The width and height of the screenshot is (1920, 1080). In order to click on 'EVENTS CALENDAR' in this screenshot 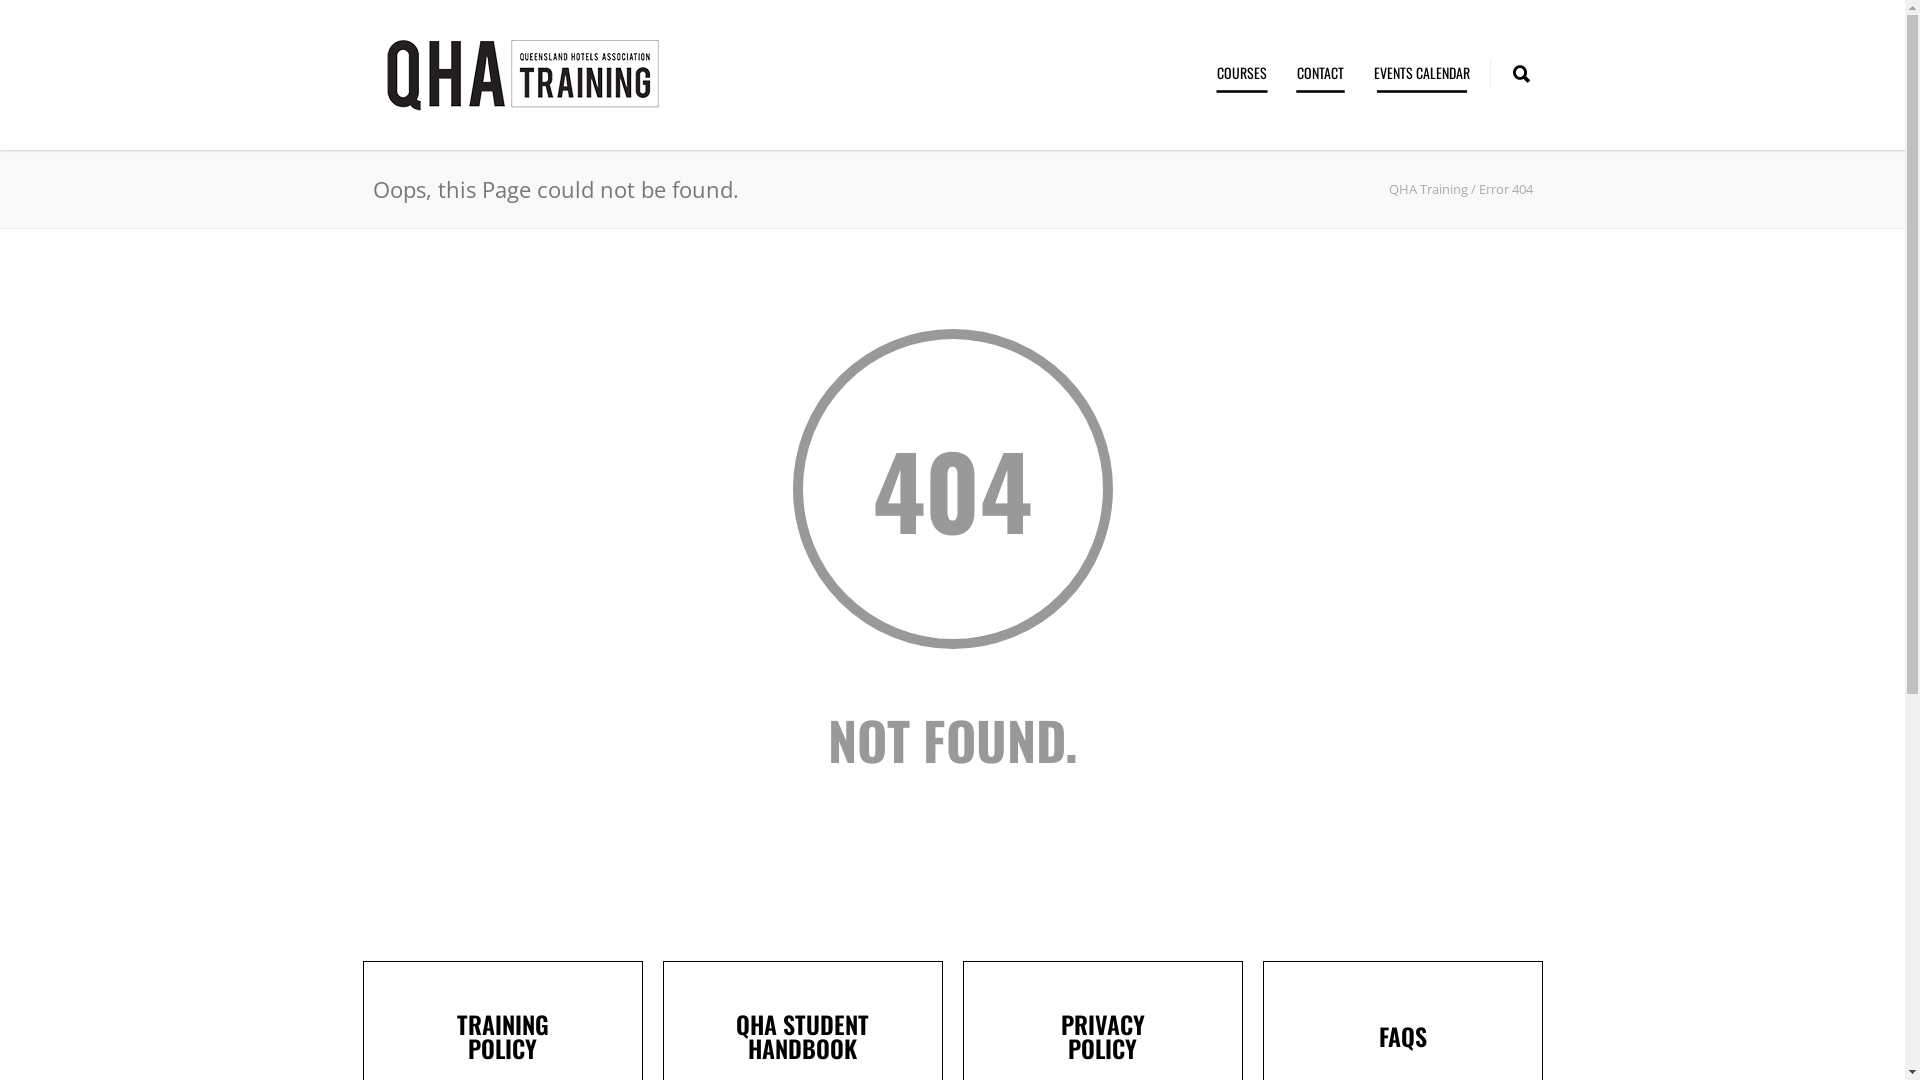, I will do `click(1419, 71)`.